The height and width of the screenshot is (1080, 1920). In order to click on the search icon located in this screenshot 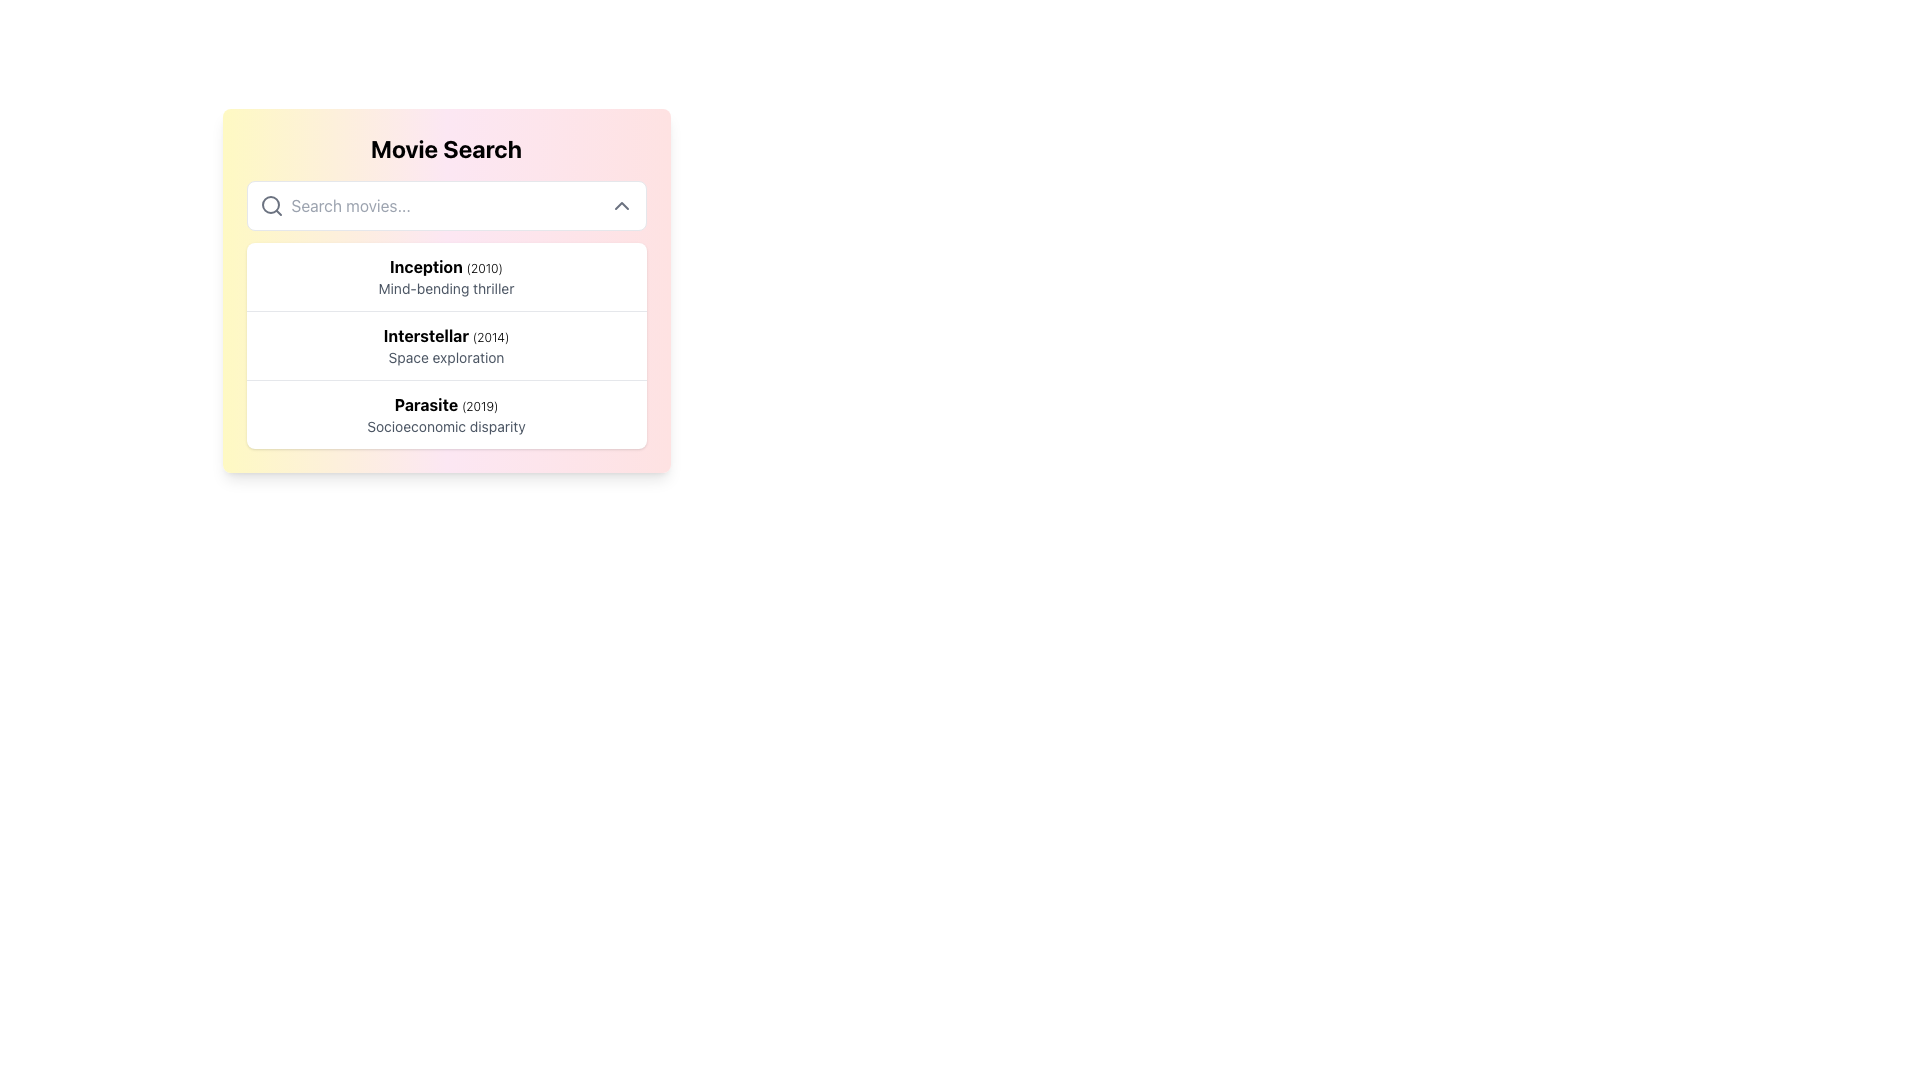, I will do `click(270, 205)`.